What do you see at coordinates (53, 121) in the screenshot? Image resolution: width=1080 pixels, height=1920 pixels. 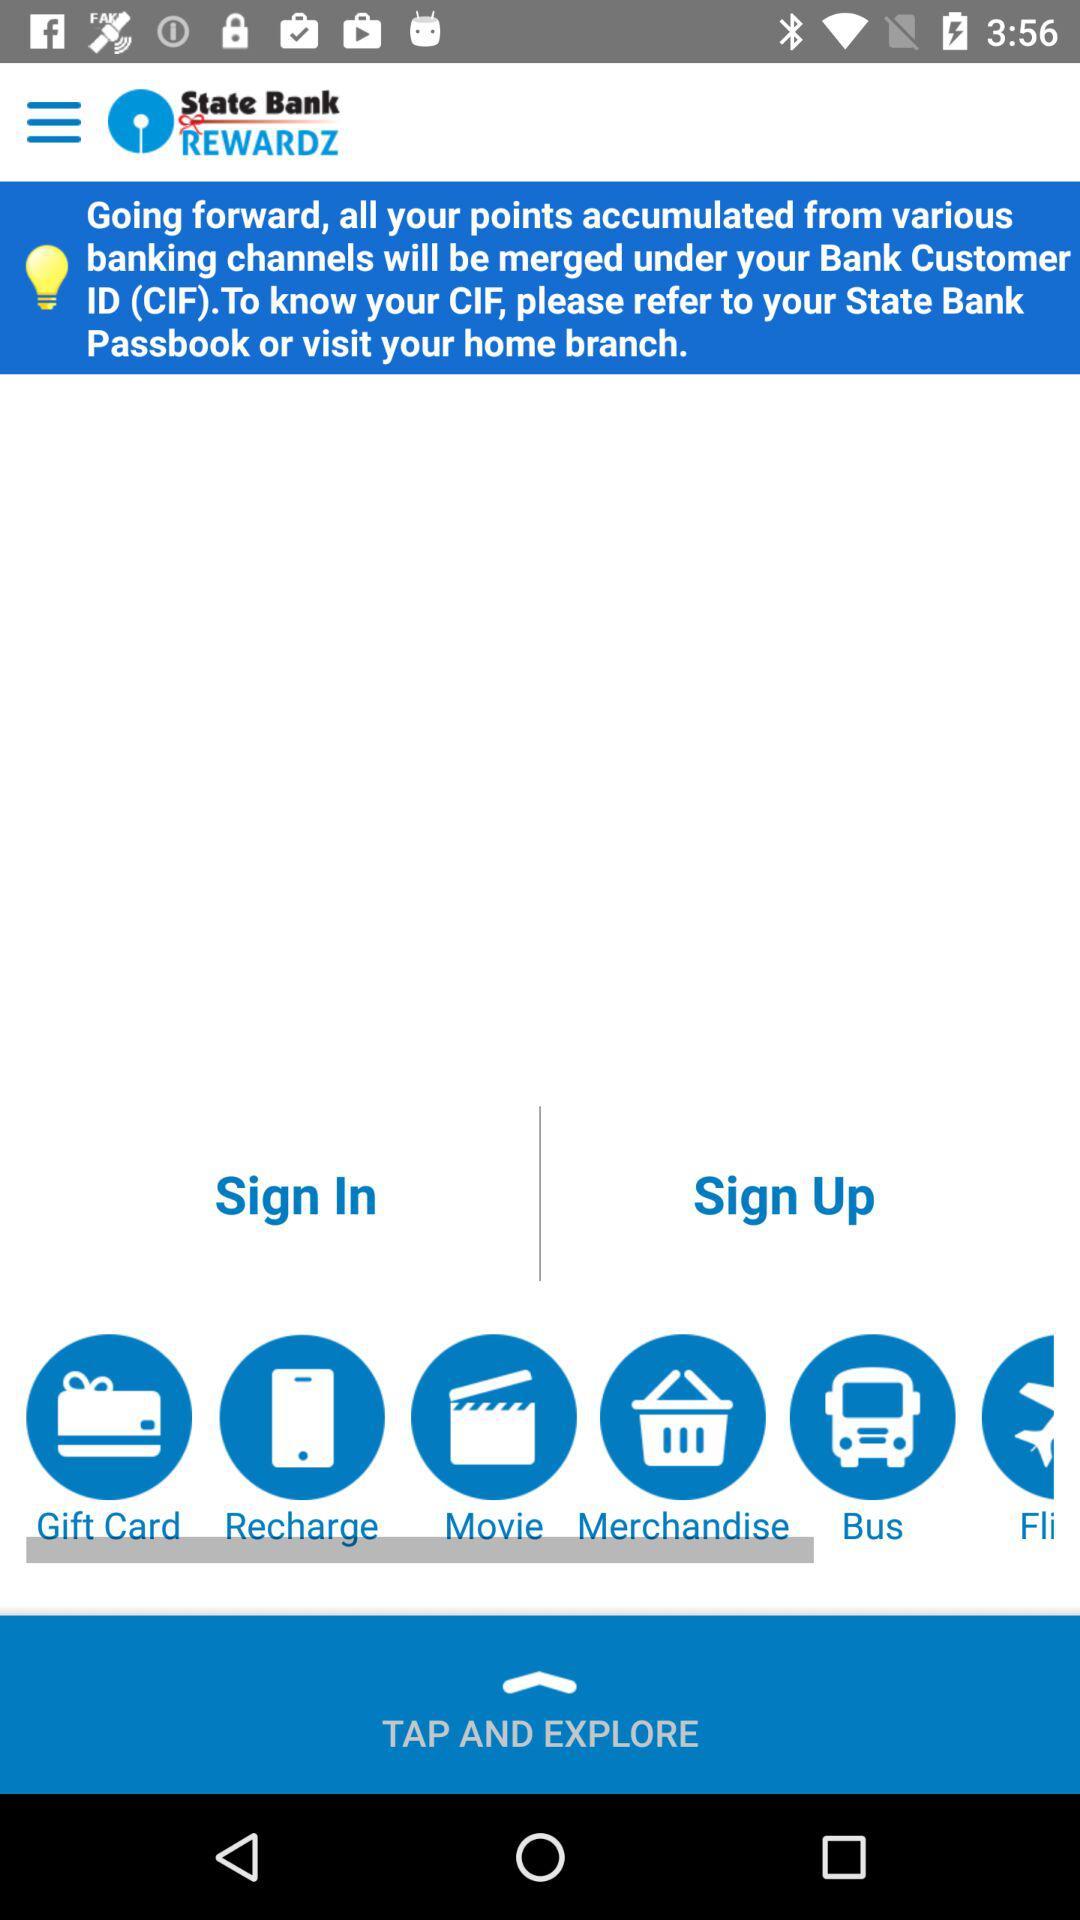 I see `the menu` at bounding box center [53, 121].